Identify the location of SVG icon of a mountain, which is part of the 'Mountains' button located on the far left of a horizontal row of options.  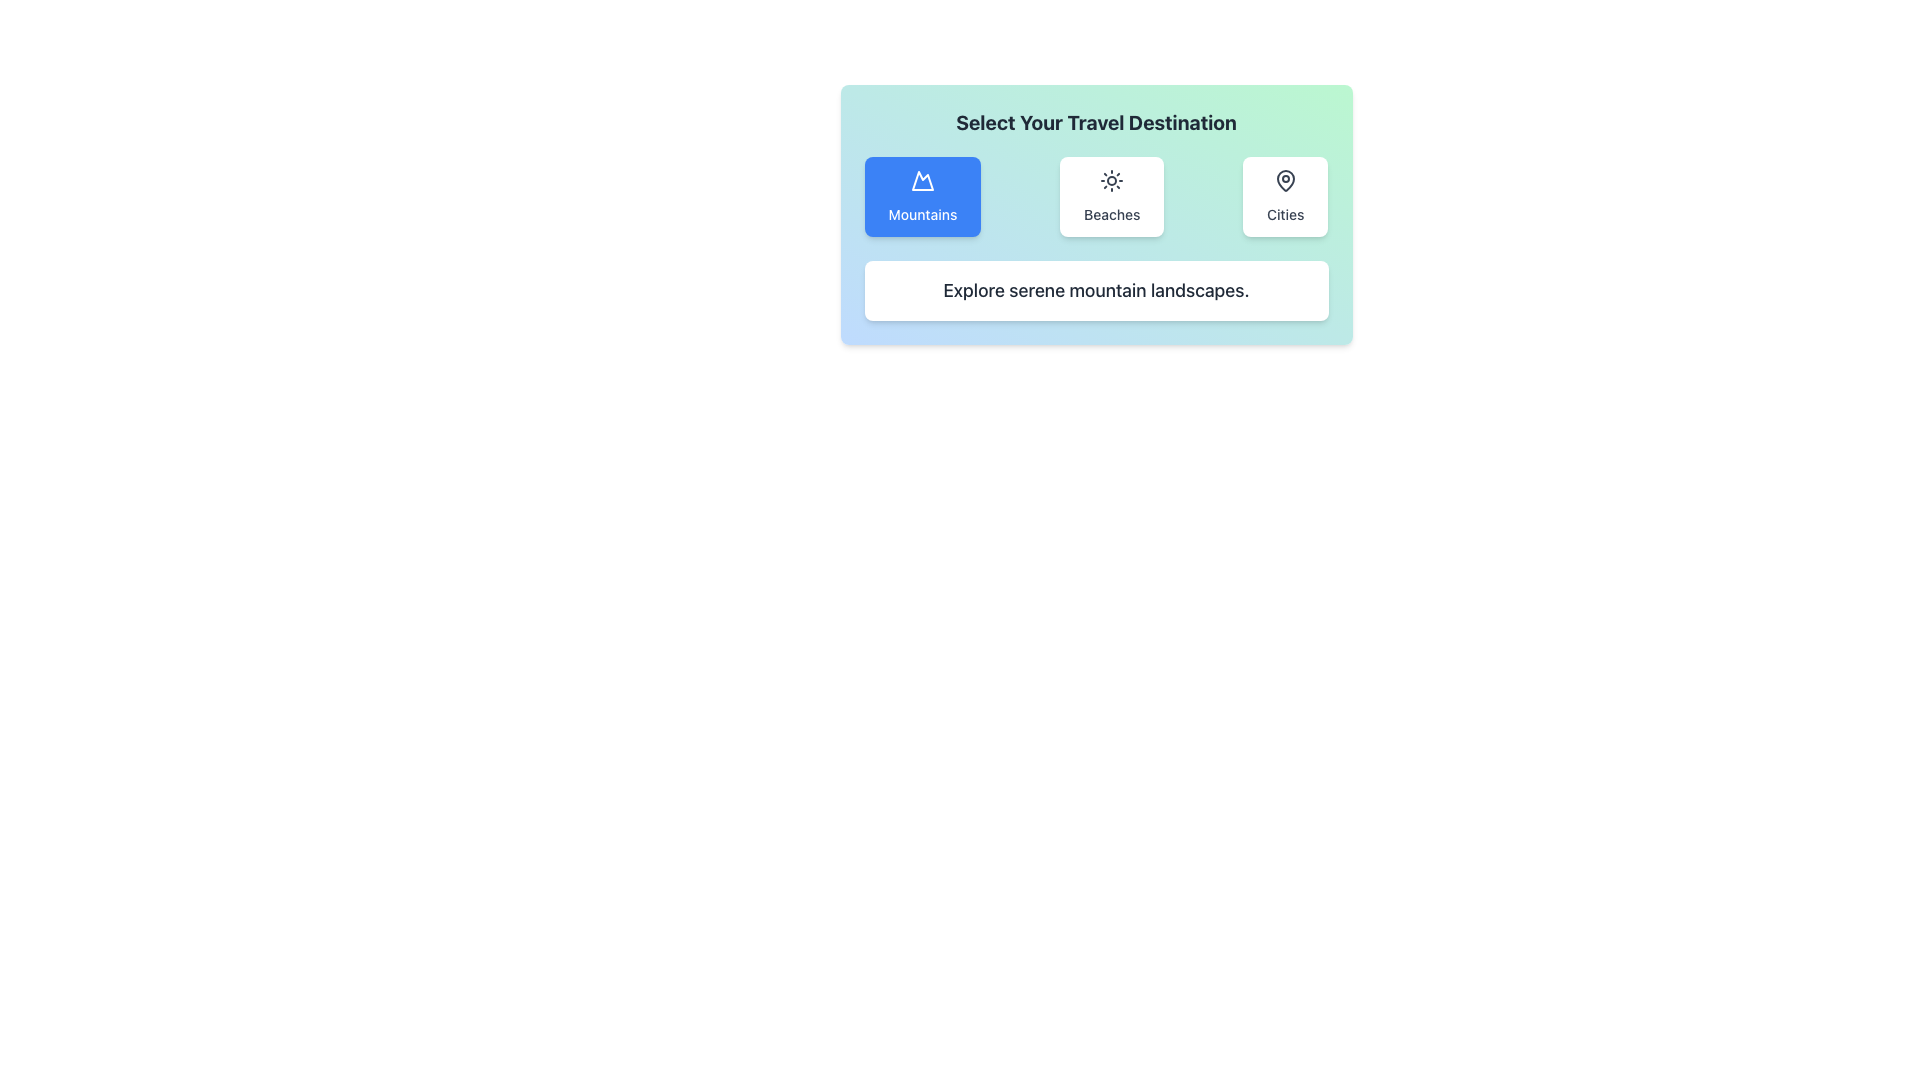
(921, 181).